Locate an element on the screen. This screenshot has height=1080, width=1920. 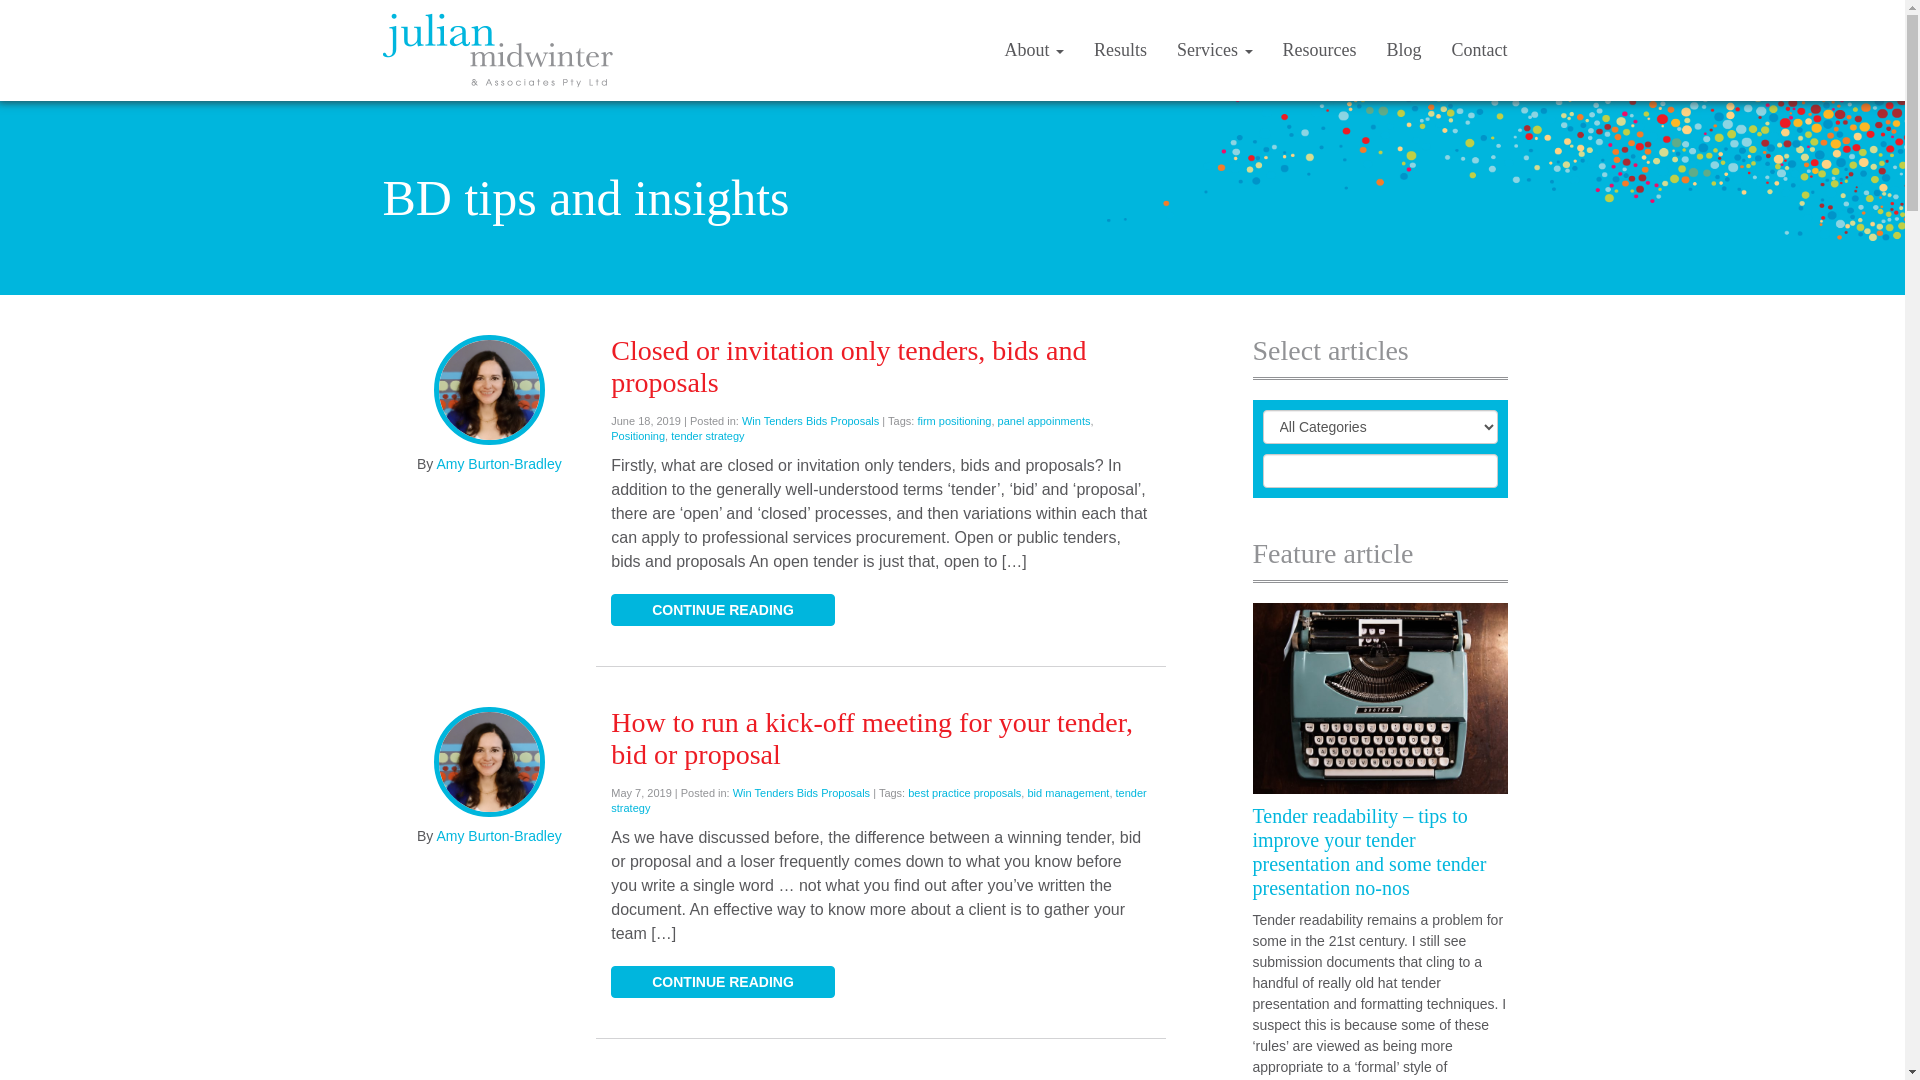
'bid management' is located at coordinates (1067, 792).